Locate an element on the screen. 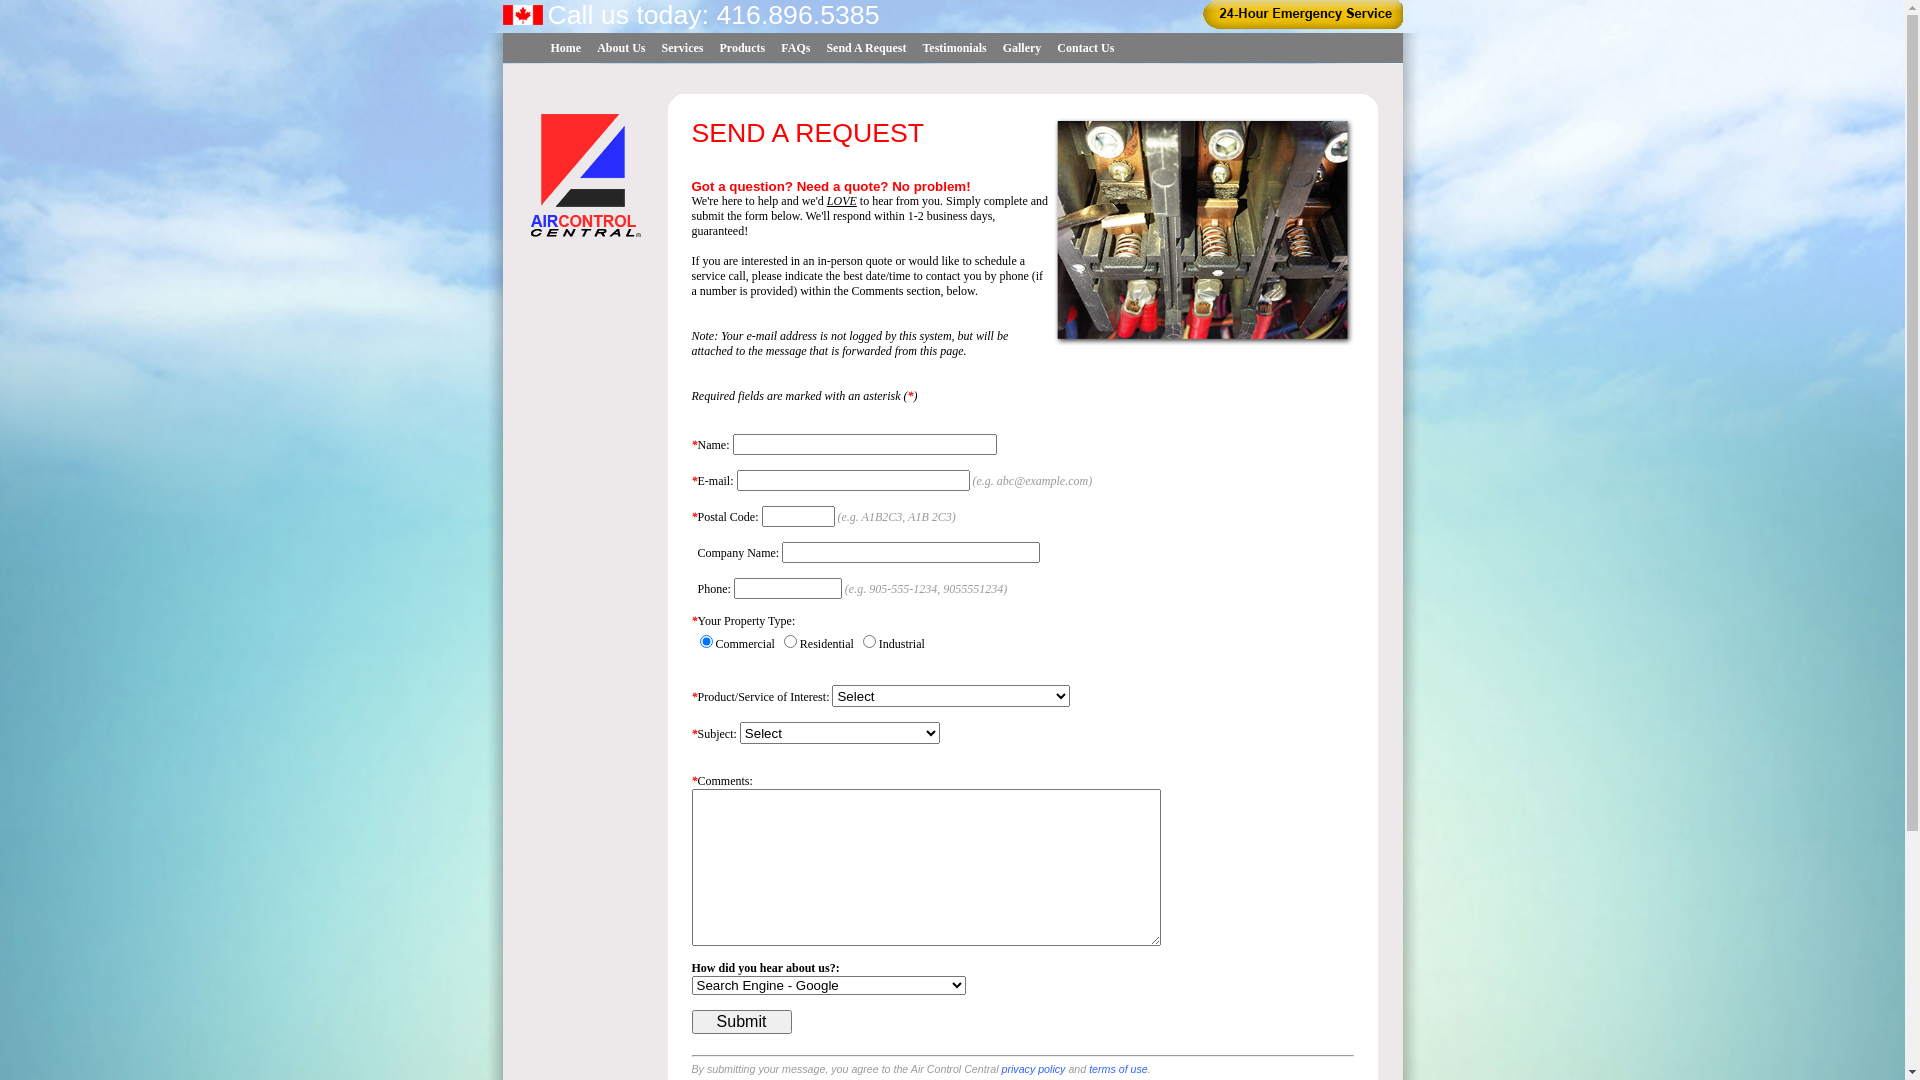  'About Us' is located at coordinates (588, 47).